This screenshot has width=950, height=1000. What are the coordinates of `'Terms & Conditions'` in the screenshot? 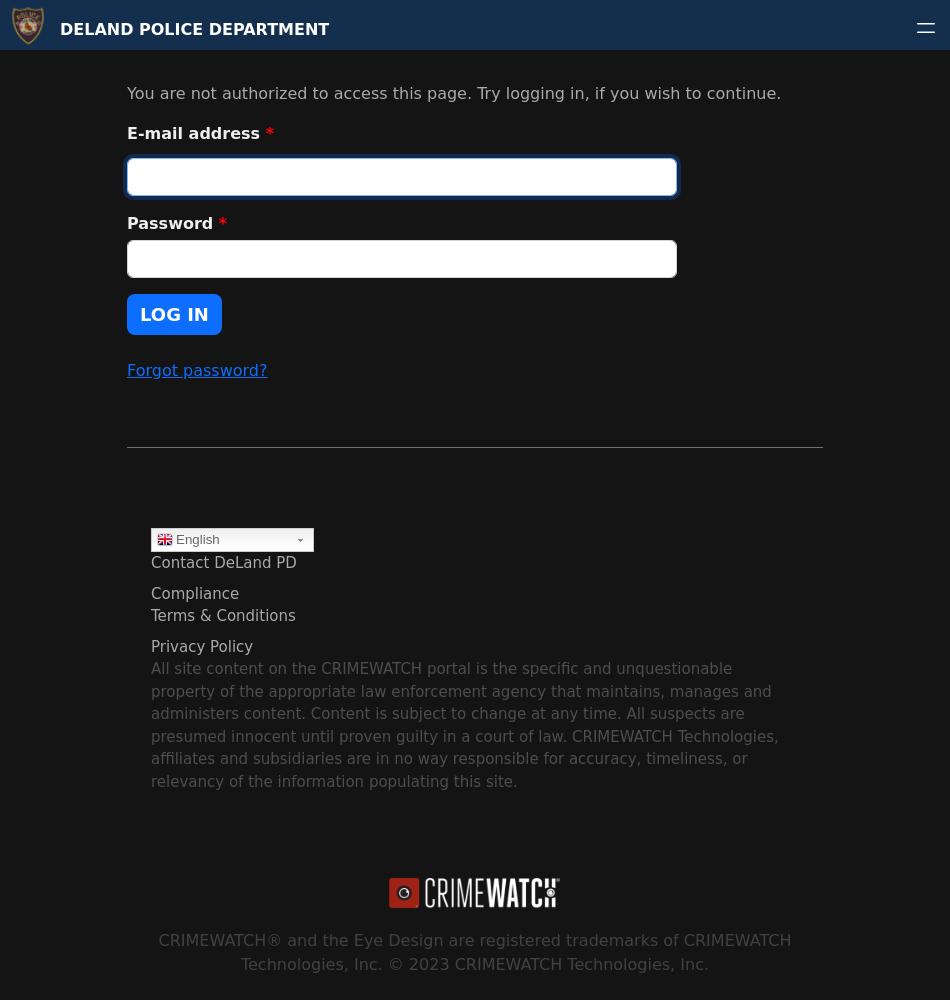 It's located at (222, 615).